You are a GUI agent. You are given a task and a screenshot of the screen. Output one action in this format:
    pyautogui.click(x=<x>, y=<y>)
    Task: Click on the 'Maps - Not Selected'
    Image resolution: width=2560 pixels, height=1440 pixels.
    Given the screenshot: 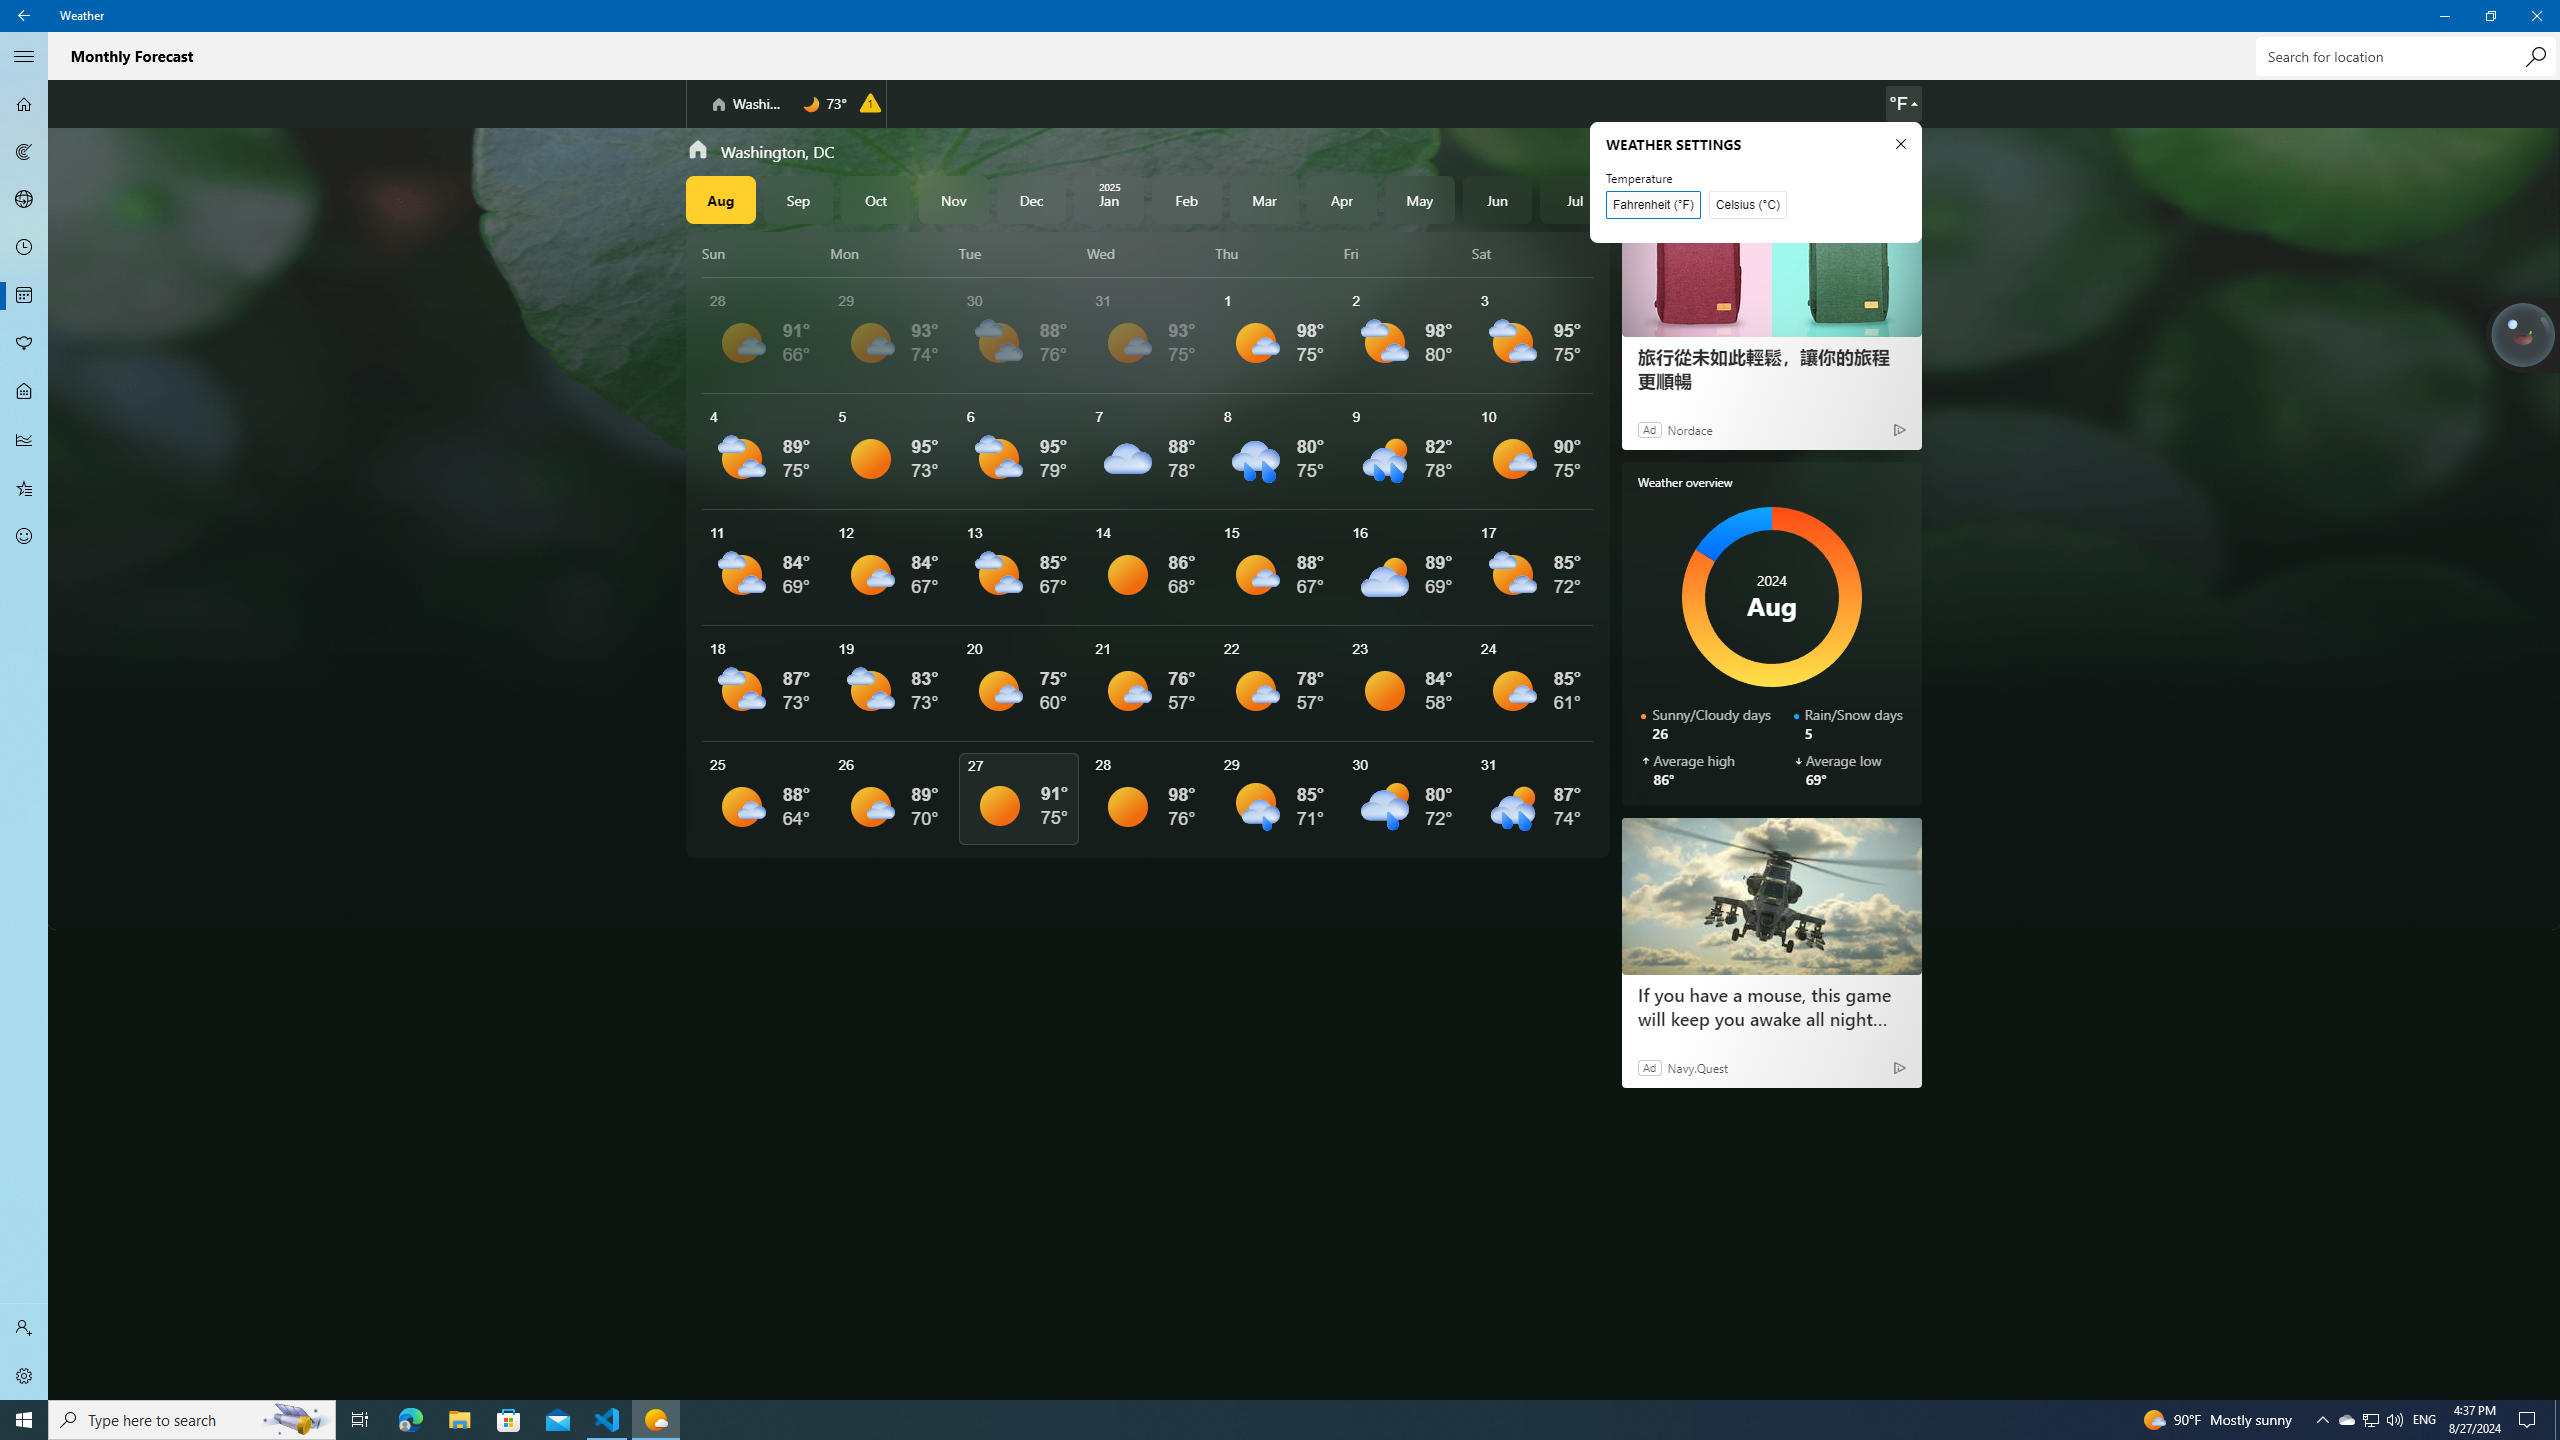 What is the action you would take?
    pyautogui.click(x=24, y=150)
    